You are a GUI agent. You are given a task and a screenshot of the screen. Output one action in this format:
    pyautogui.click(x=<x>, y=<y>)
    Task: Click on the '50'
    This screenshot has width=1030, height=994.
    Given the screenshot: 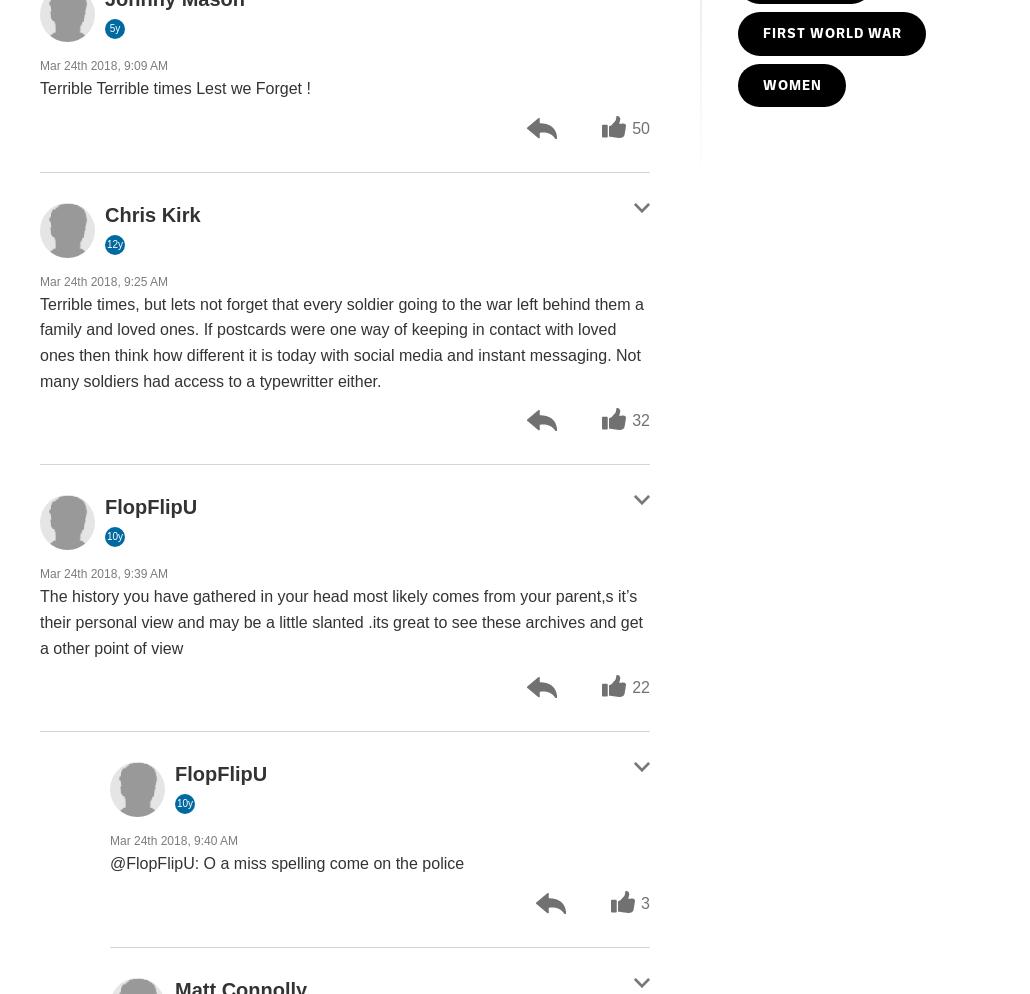 What is the action you would take?
    pyautogui.click(x=631, y=126)
    